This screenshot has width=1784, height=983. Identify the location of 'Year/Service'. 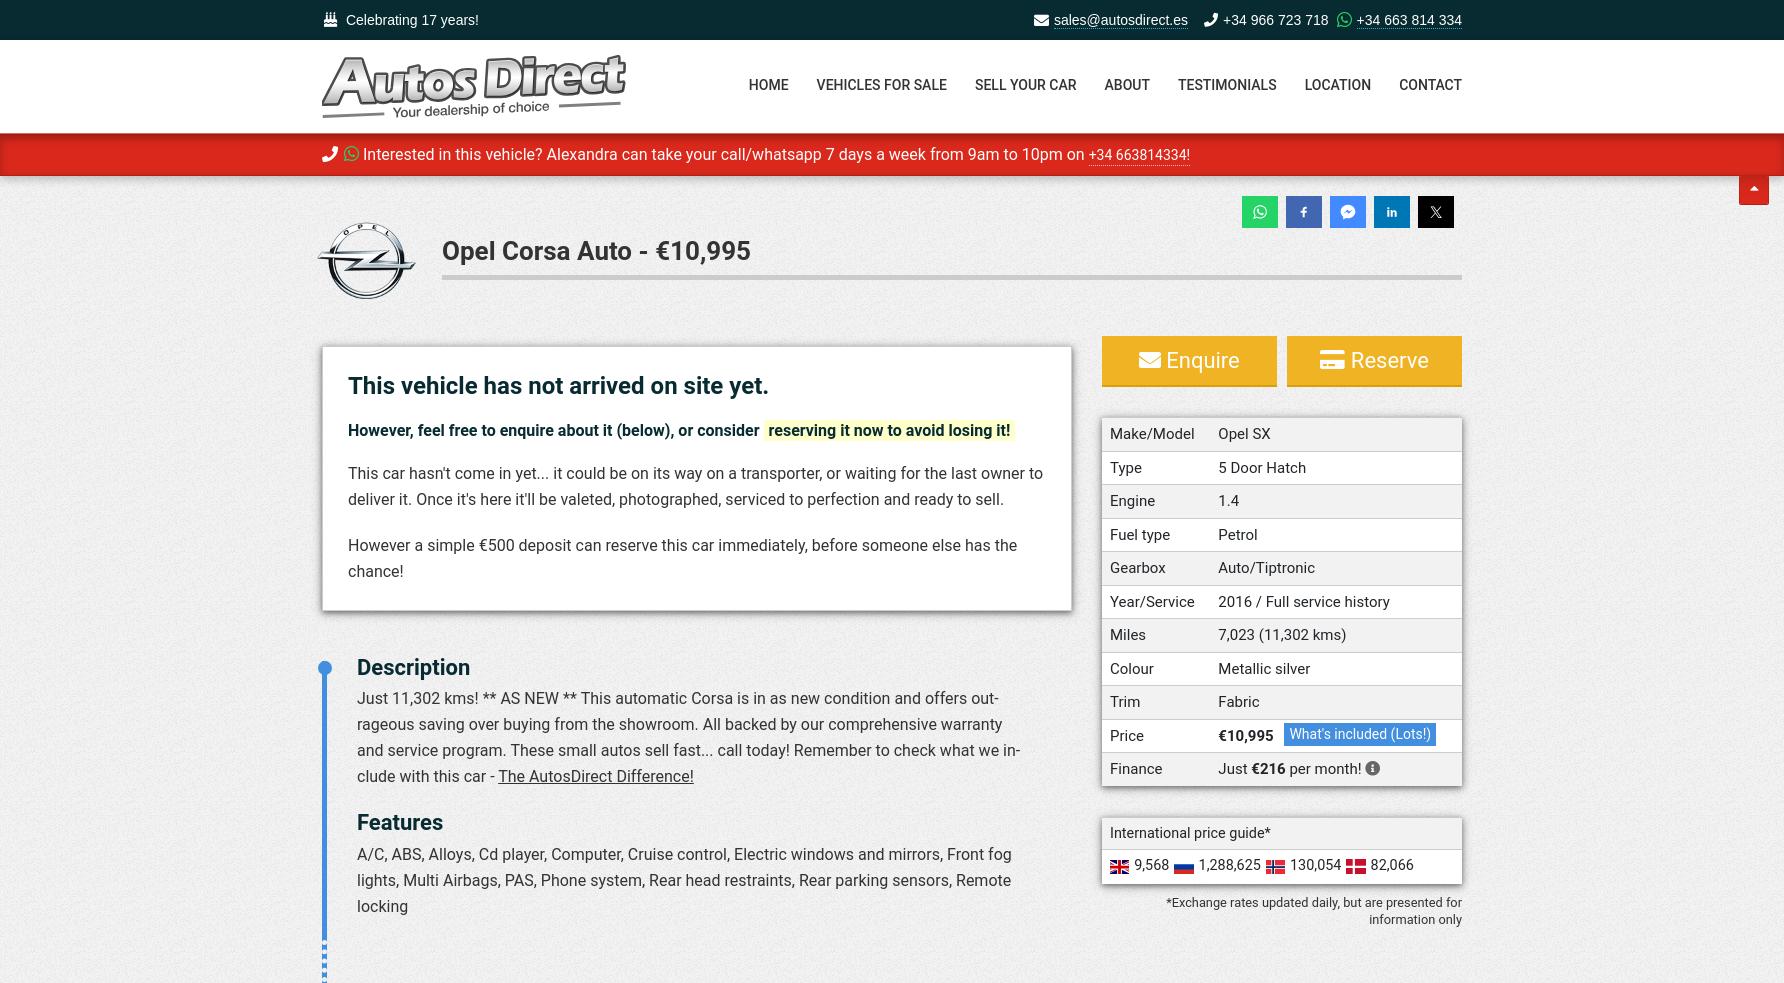
(1151, 601).